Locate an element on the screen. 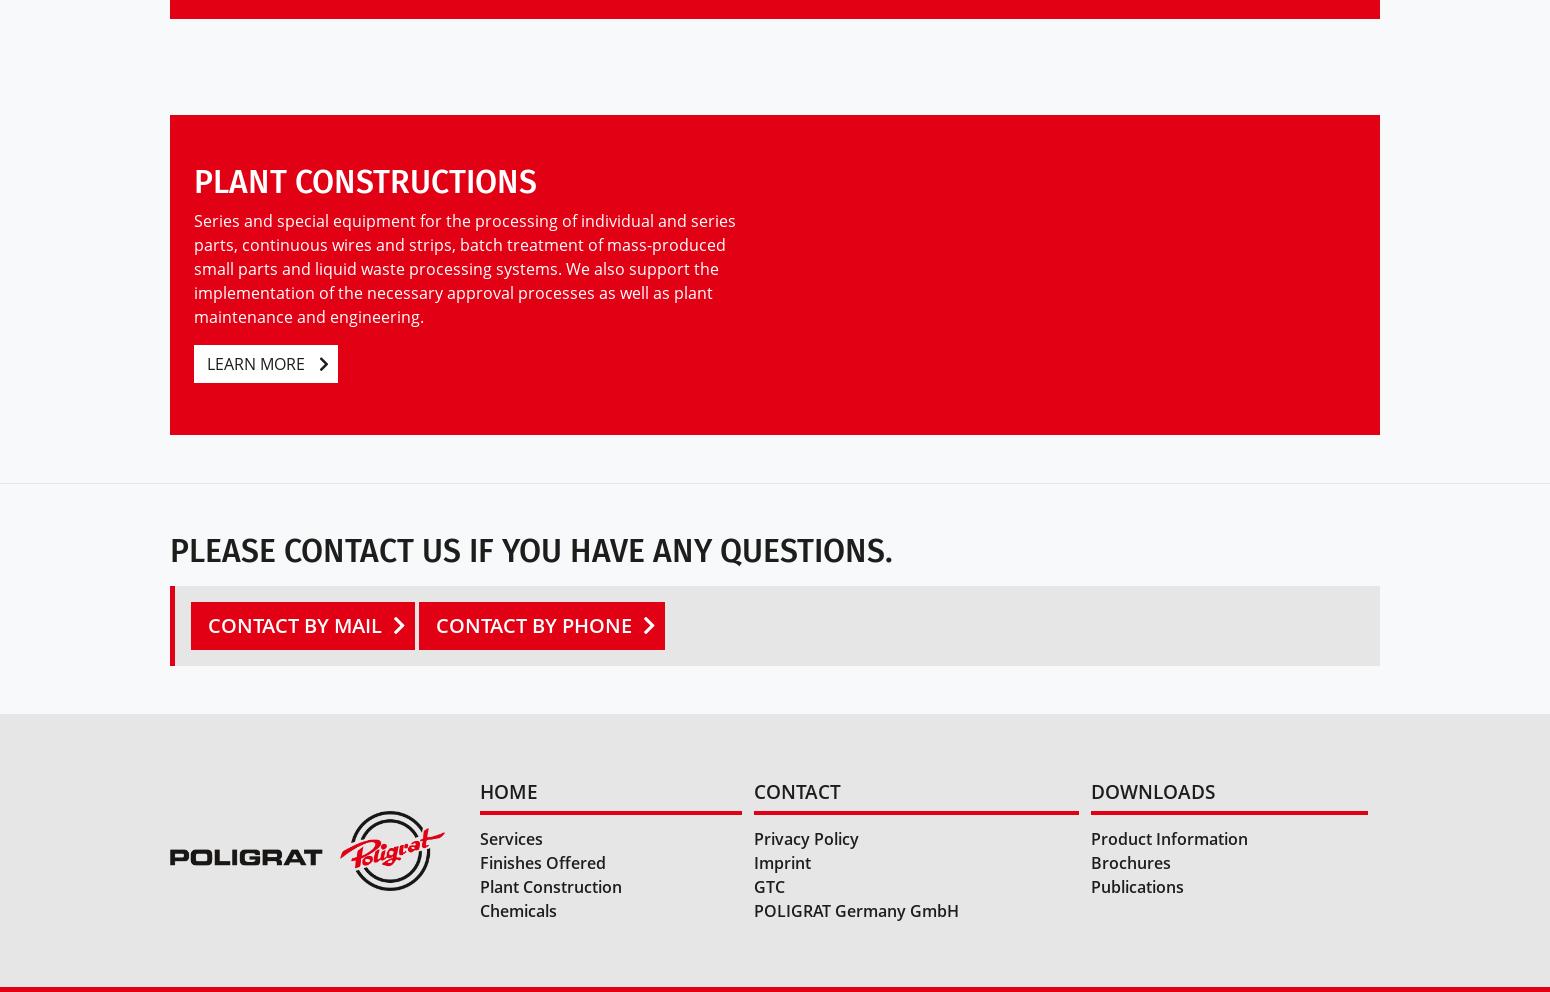  'Publications' is located at coordinates (1136, 887).